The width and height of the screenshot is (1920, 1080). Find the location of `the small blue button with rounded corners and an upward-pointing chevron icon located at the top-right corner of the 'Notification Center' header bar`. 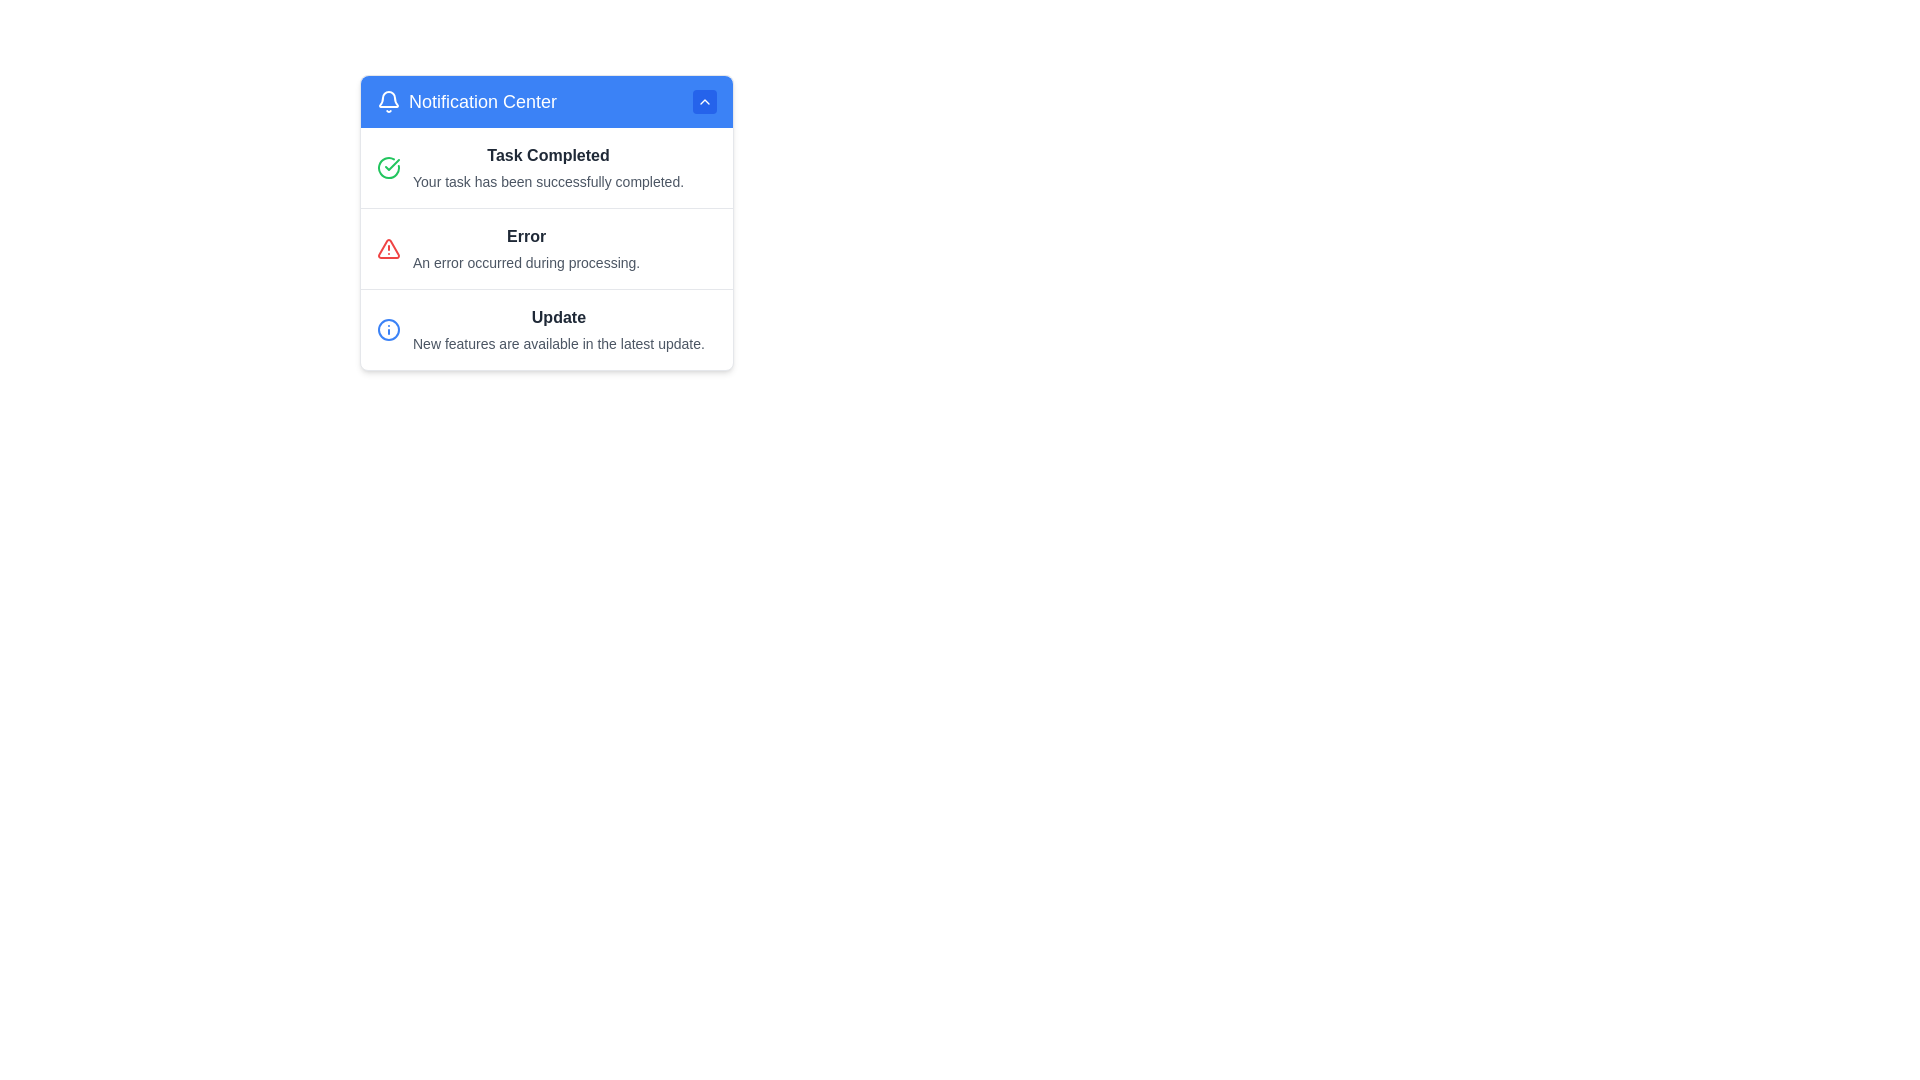

the small blue button with rounded corners and an upward-pointing chevron icon located at the top-right corner of the 'Notification Center' header bar is located at coordinates (705, 101).